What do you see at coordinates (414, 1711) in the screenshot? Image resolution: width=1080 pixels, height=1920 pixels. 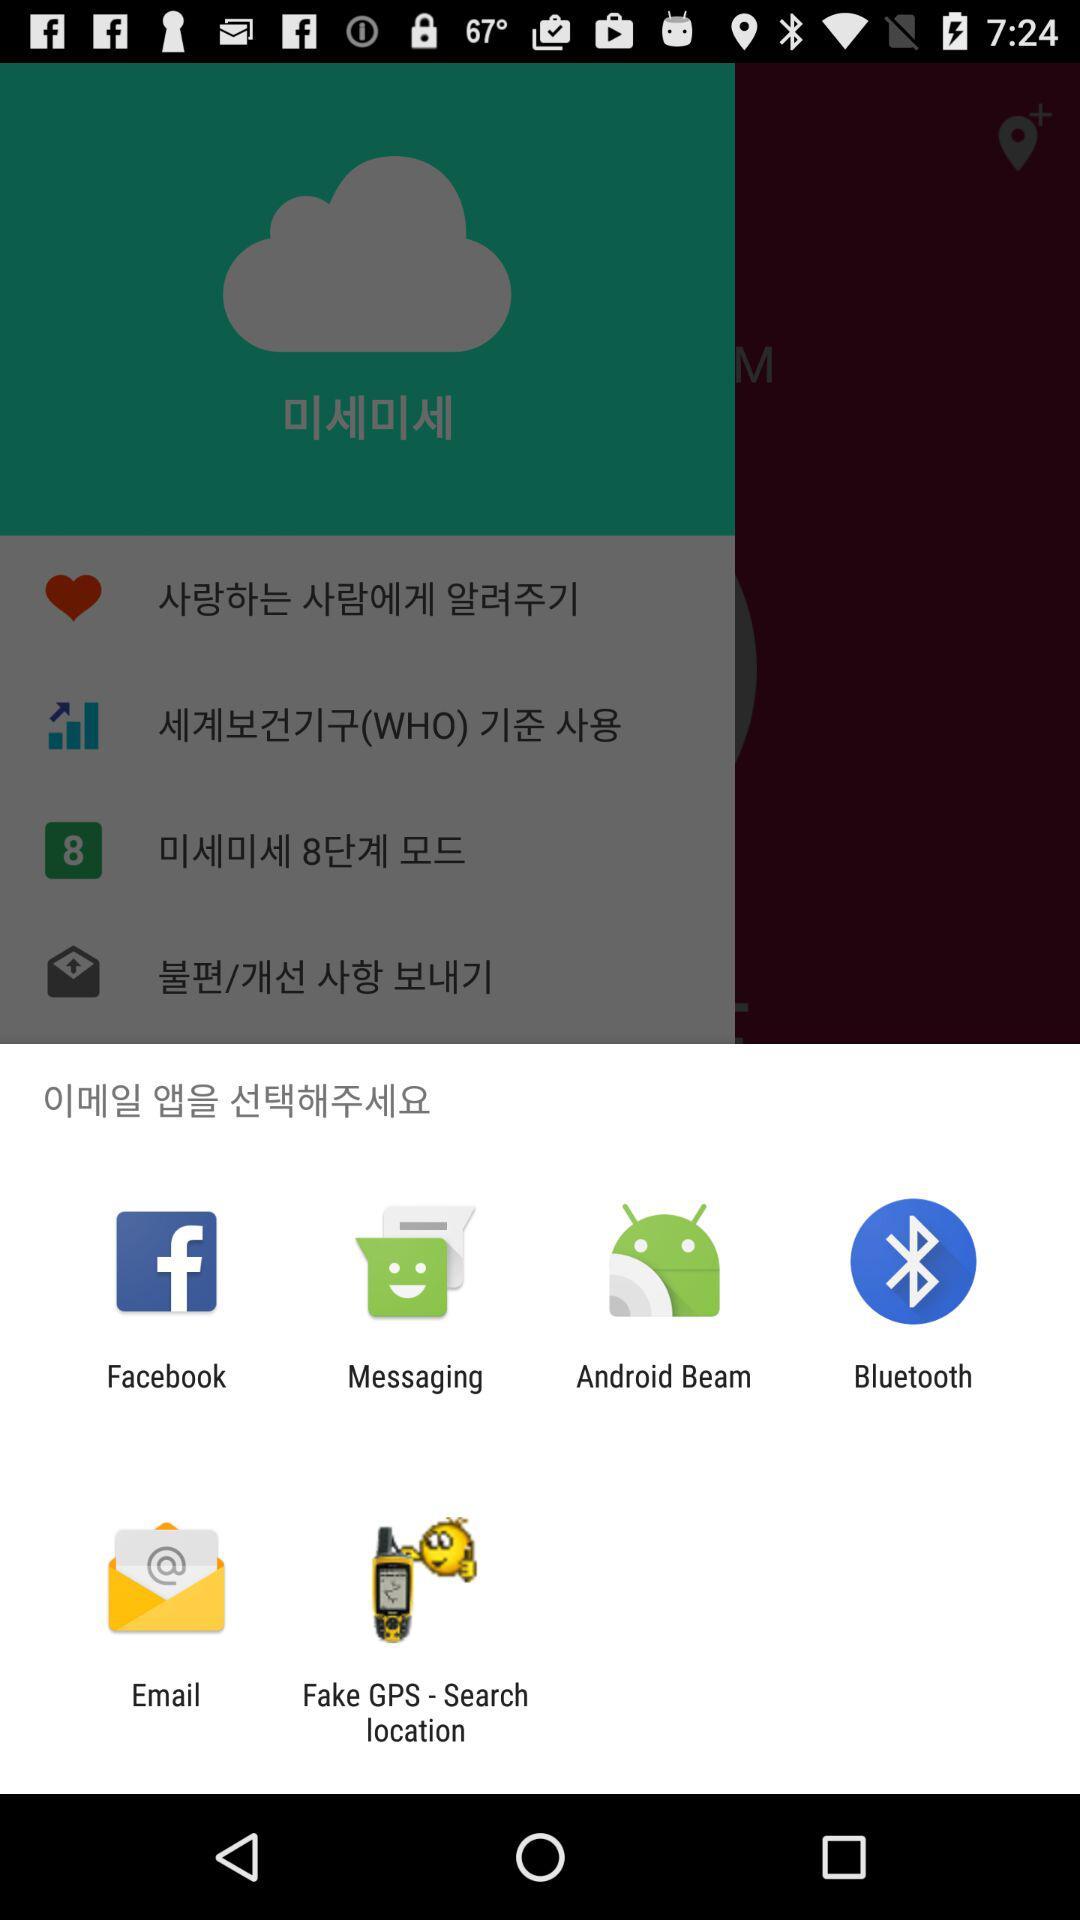 I see `the item next to the email` at bounding box center [414, 1711].